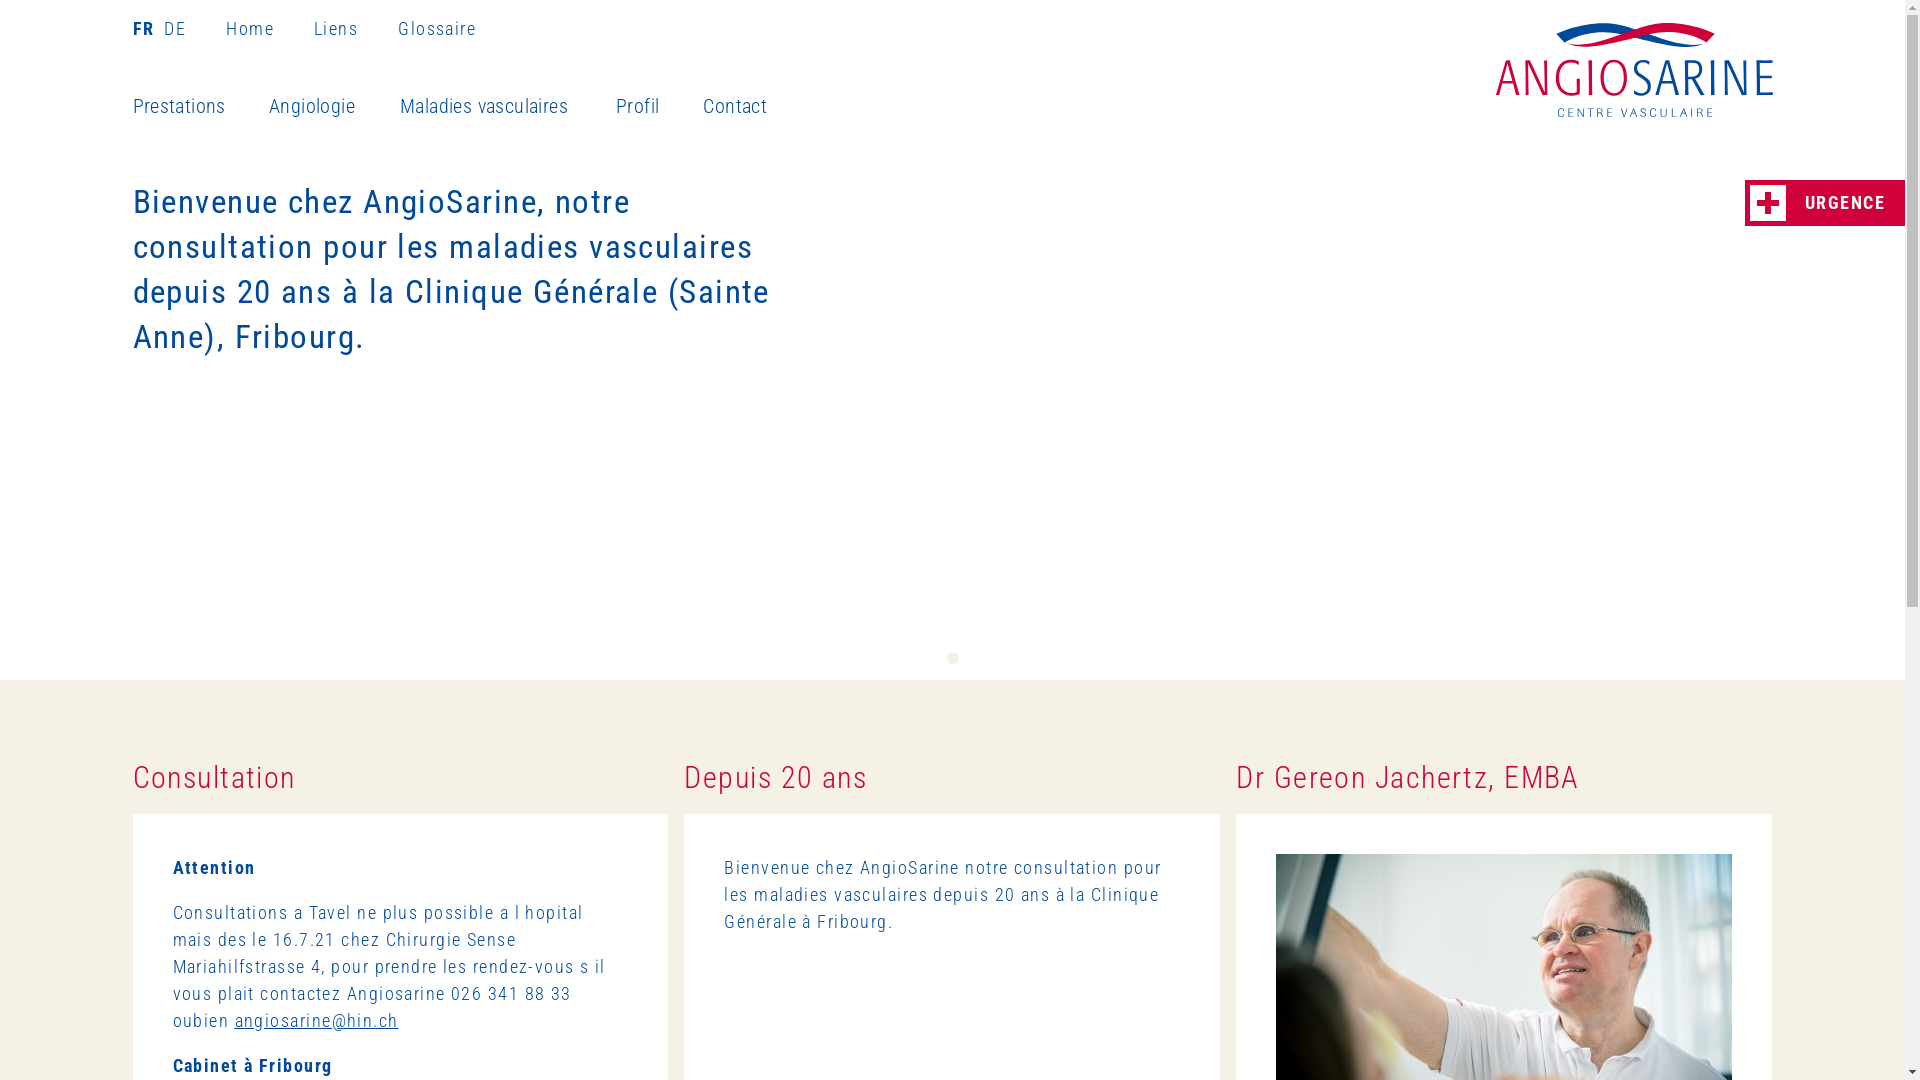 The height and width of the screenshot is (1080, 1920). What do you see at coordinates (1824, 203) in the screenshot?
I see `'URGENCE'` at bounding box center [1824, 203].